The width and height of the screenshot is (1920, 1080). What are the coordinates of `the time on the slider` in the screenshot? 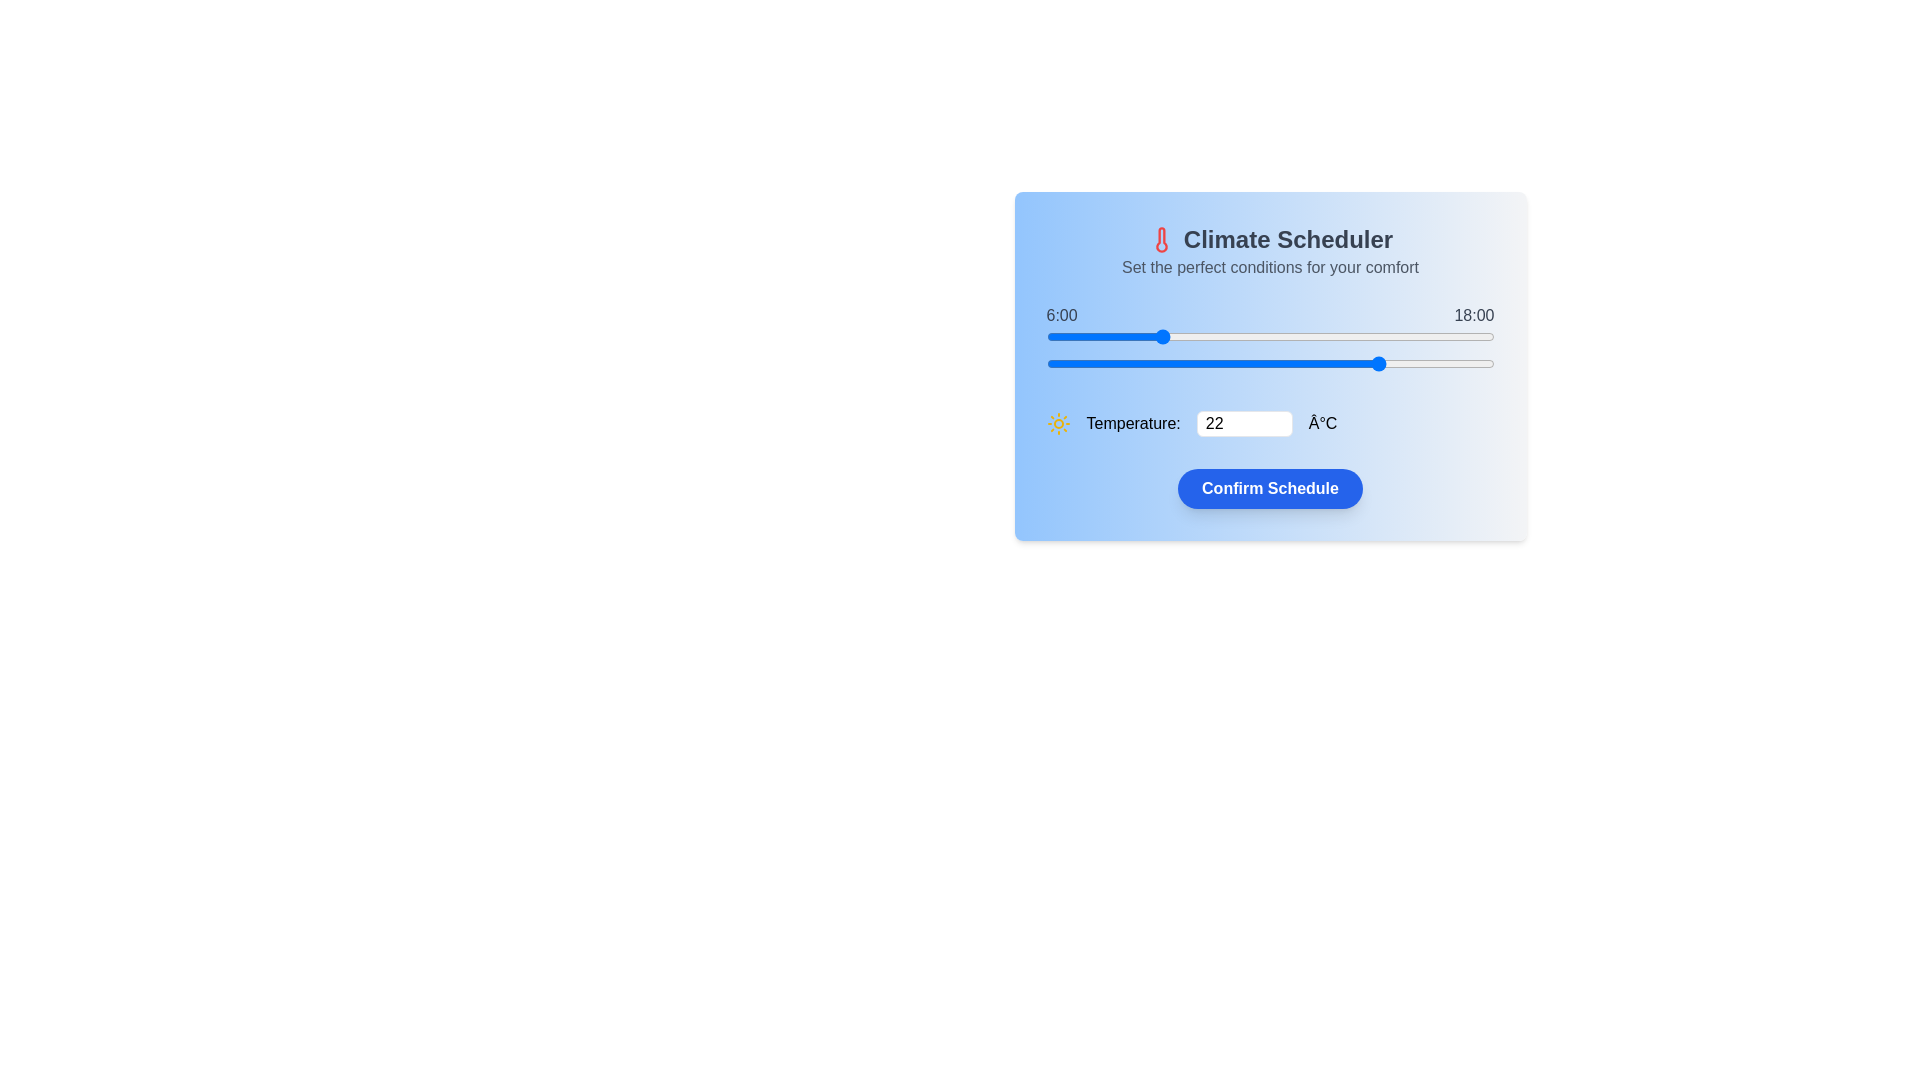 It's located at (1381, 335).